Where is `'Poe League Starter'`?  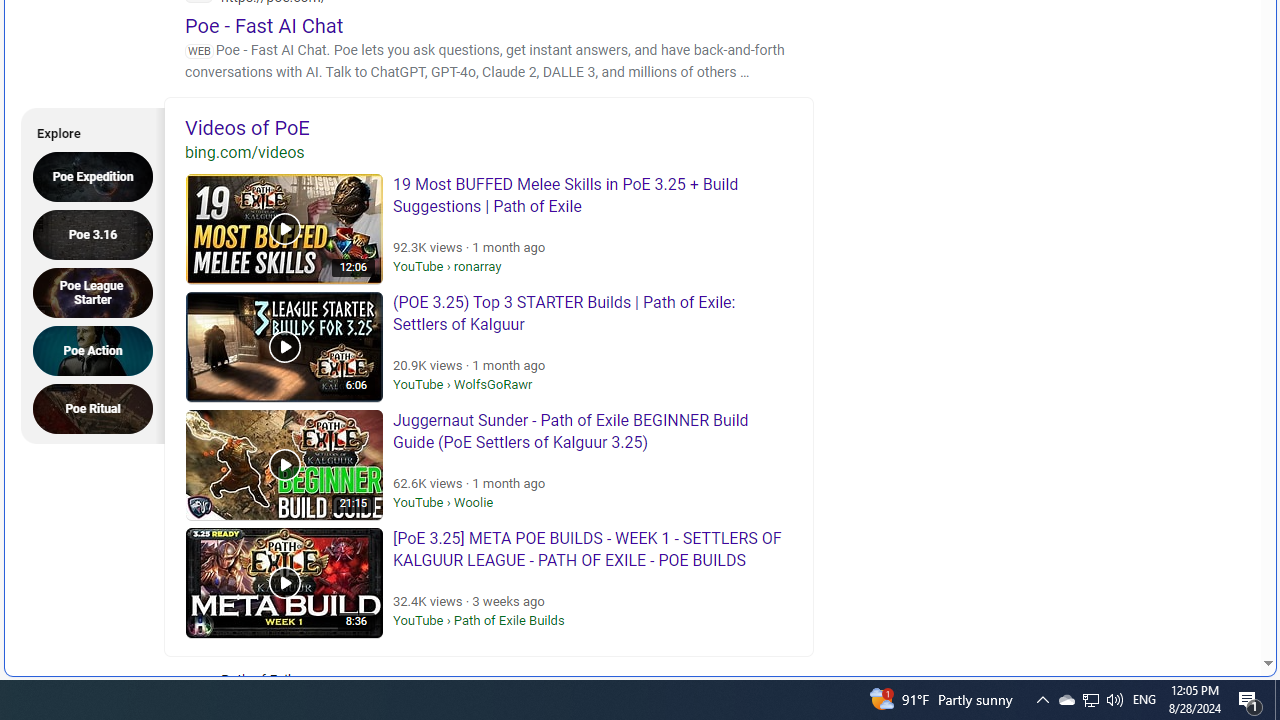
'Poe League Starter' is located at coordinates (98, 292).